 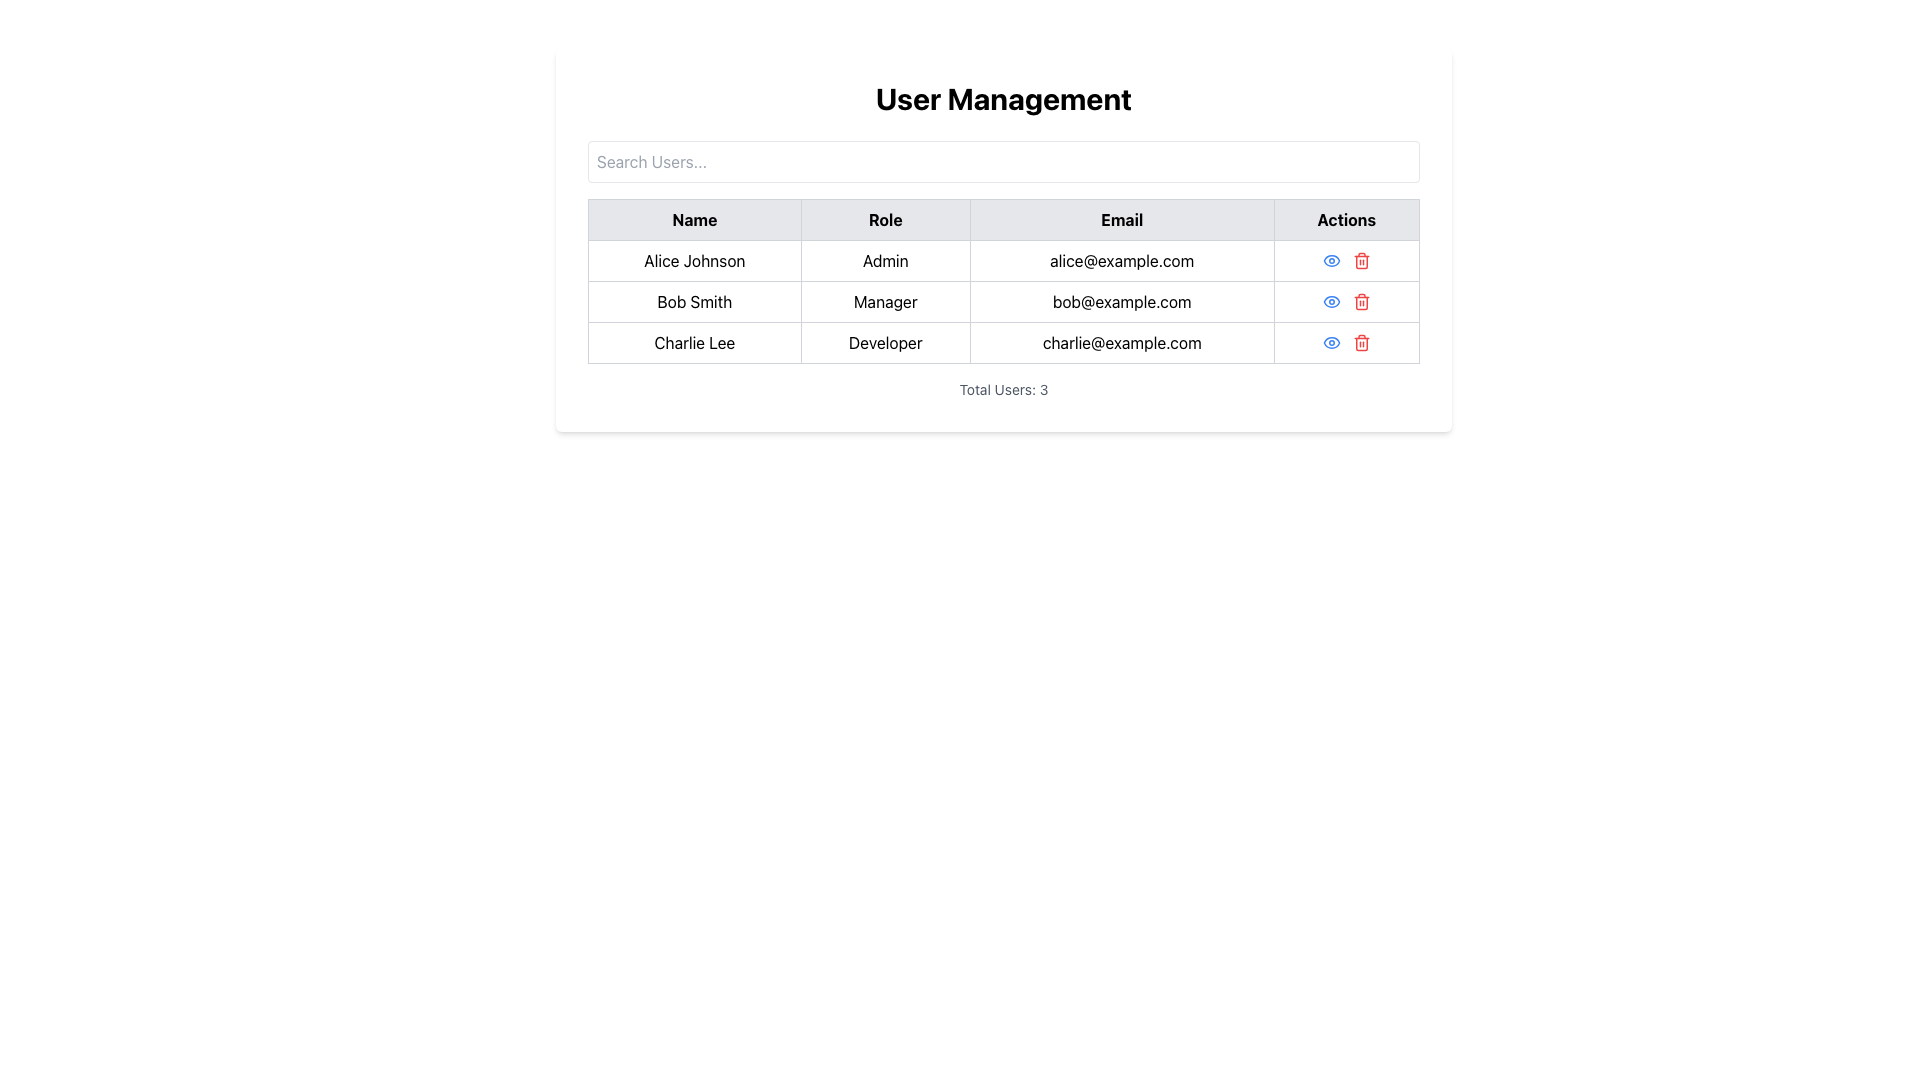 What do you see at coordinates (1331, 301) in the screenshot?
I see `the interactive icon in the 'Actions' section of the table` at bounding box center [1331, 301].